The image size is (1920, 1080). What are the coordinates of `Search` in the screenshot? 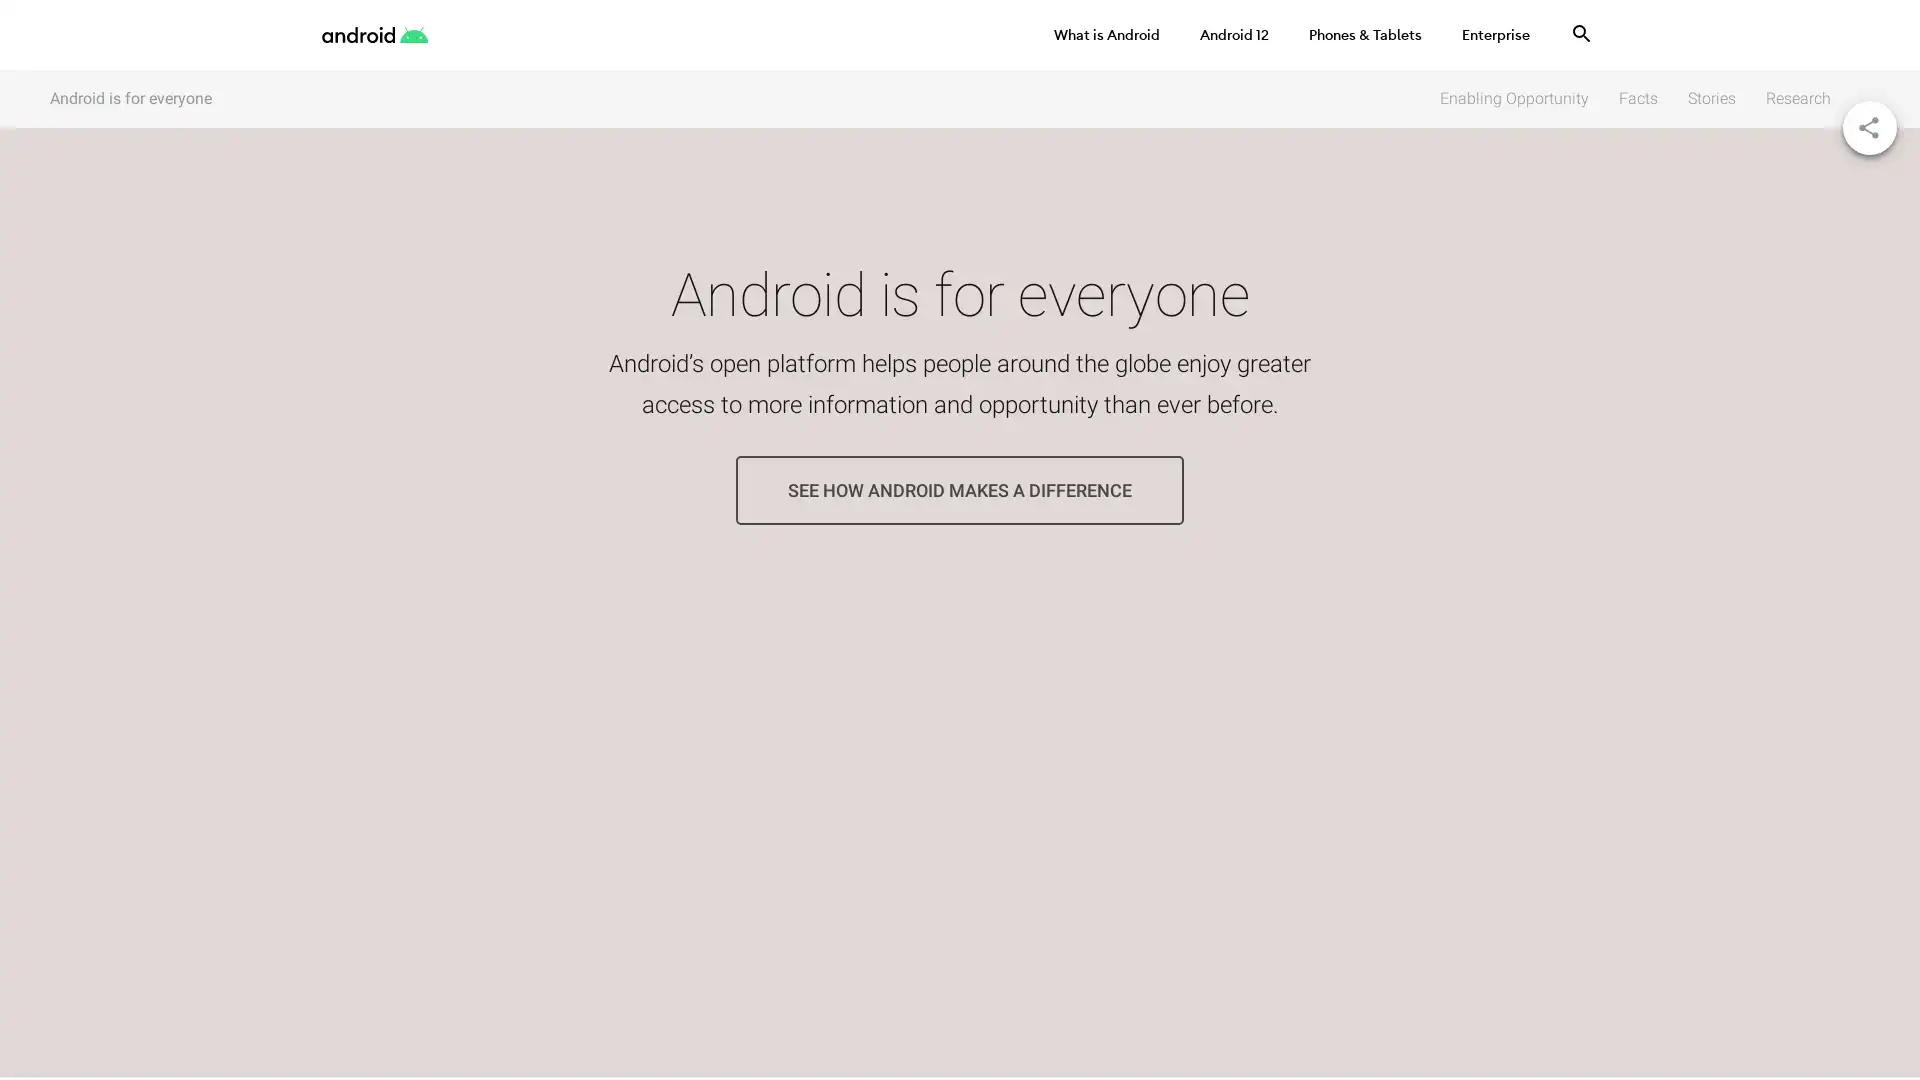 It's located at (1581, 34).